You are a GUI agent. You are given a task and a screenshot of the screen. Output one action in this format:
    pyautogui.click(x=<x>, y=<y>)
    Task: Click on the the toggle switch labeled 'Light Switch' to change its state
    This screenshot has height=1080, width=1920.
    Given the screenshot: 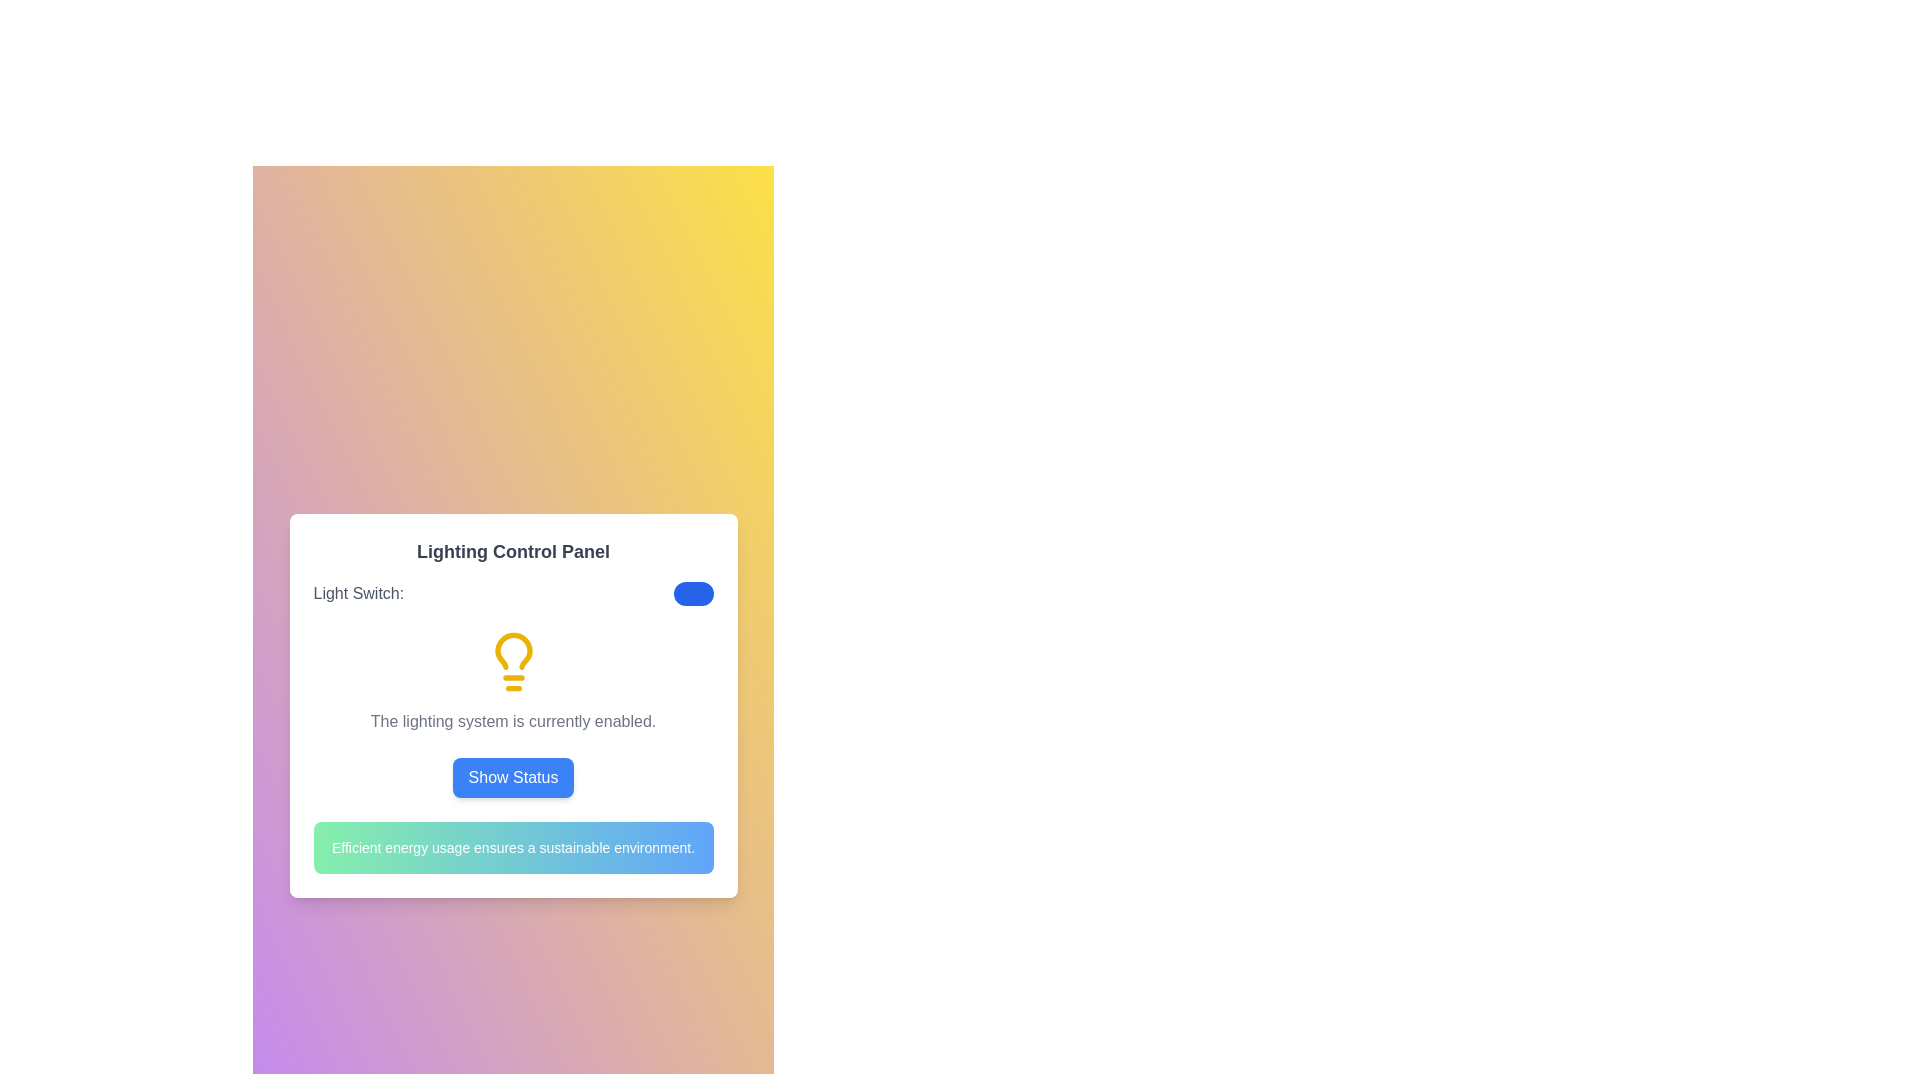 What is the action you would take?
    pyautogui.click(x=693, y=593)
    